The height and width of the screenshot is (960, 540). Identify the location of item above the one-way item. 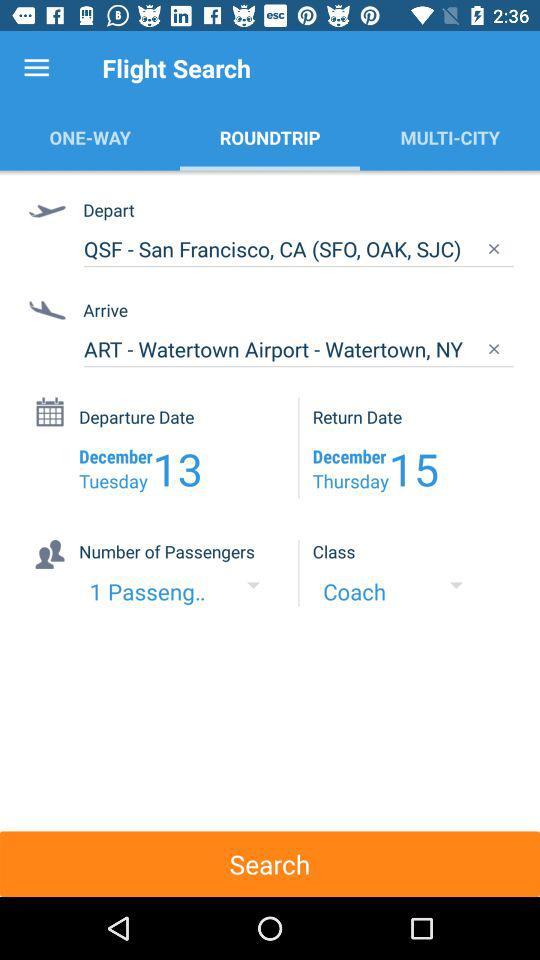
(36, 68).